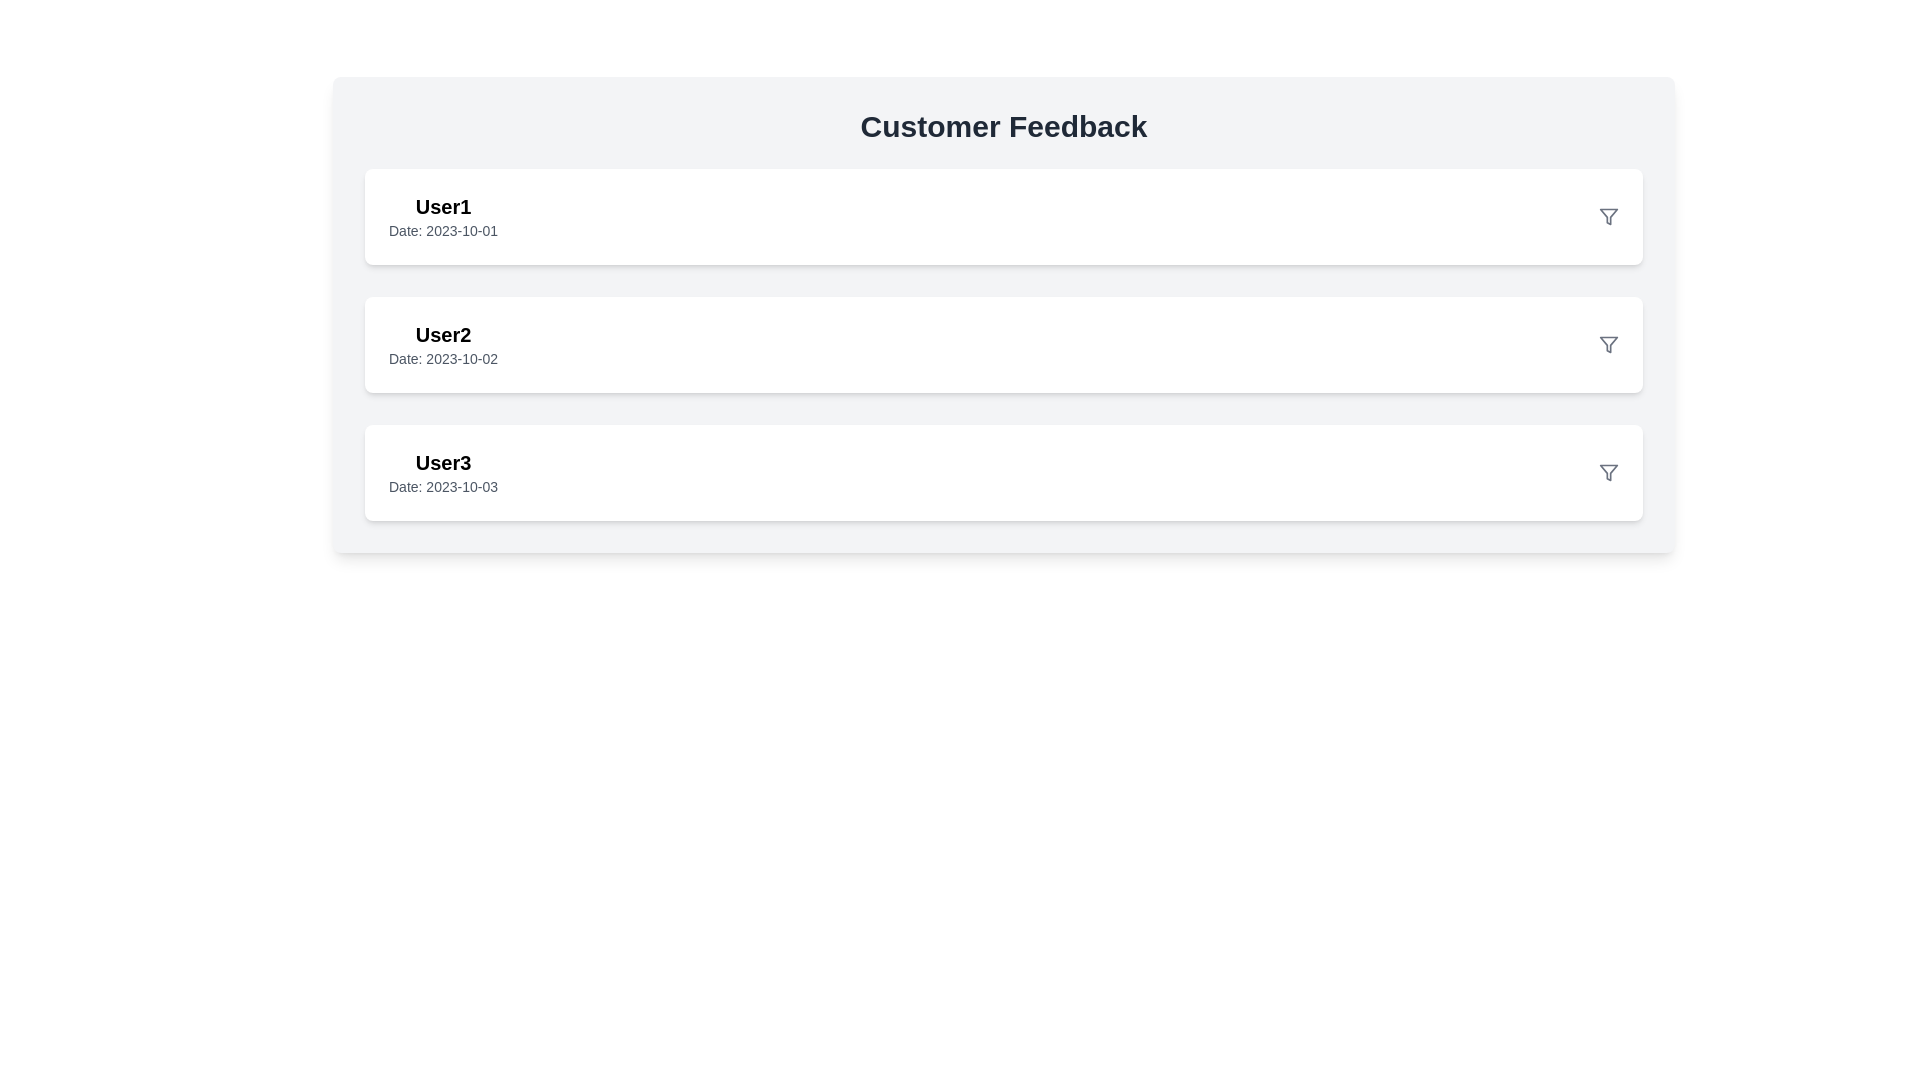  I want to click on text content of the List item header with subtitle displaying 'User3' and the date 'Date: 2023-10-03', which is the third item in the user entries list, so click(442, 473).